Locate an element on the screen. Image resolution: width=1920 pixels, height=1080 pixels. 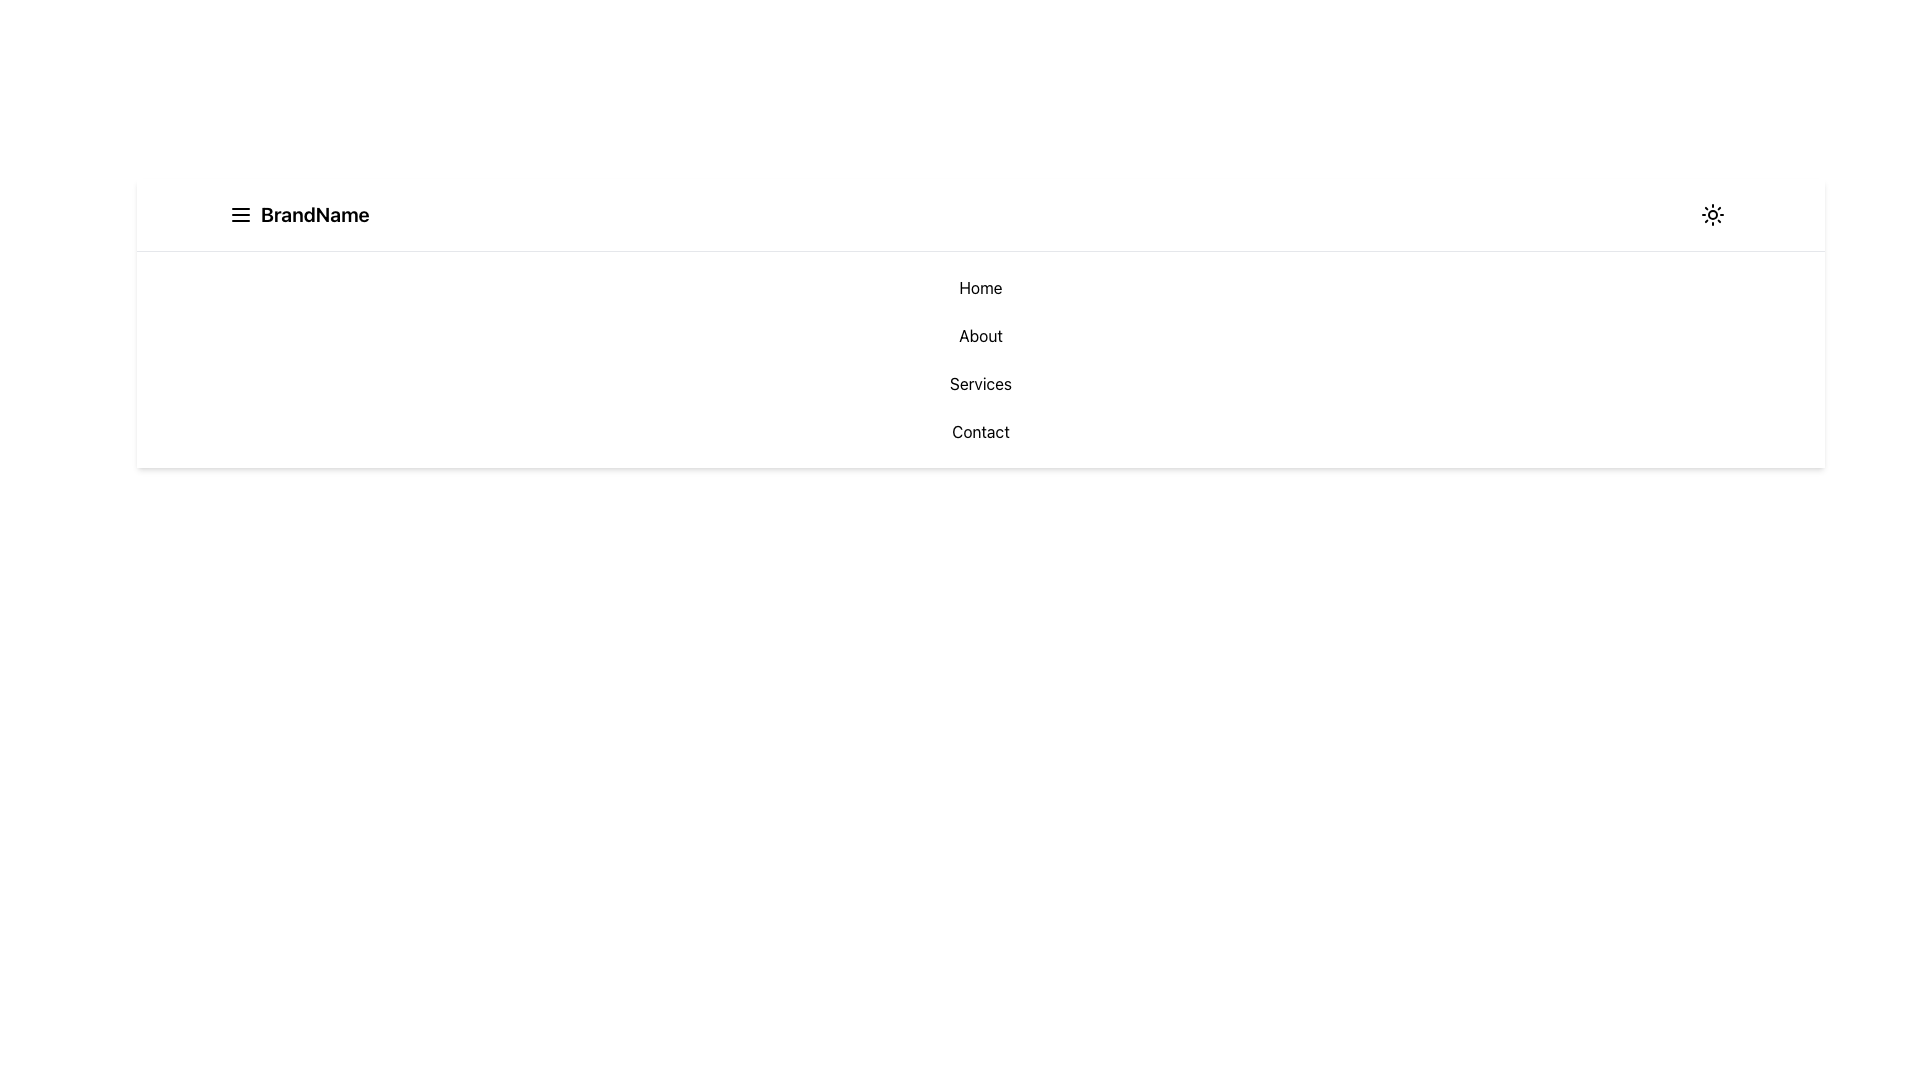
the 'About' button is located at coordinates (980, 334).